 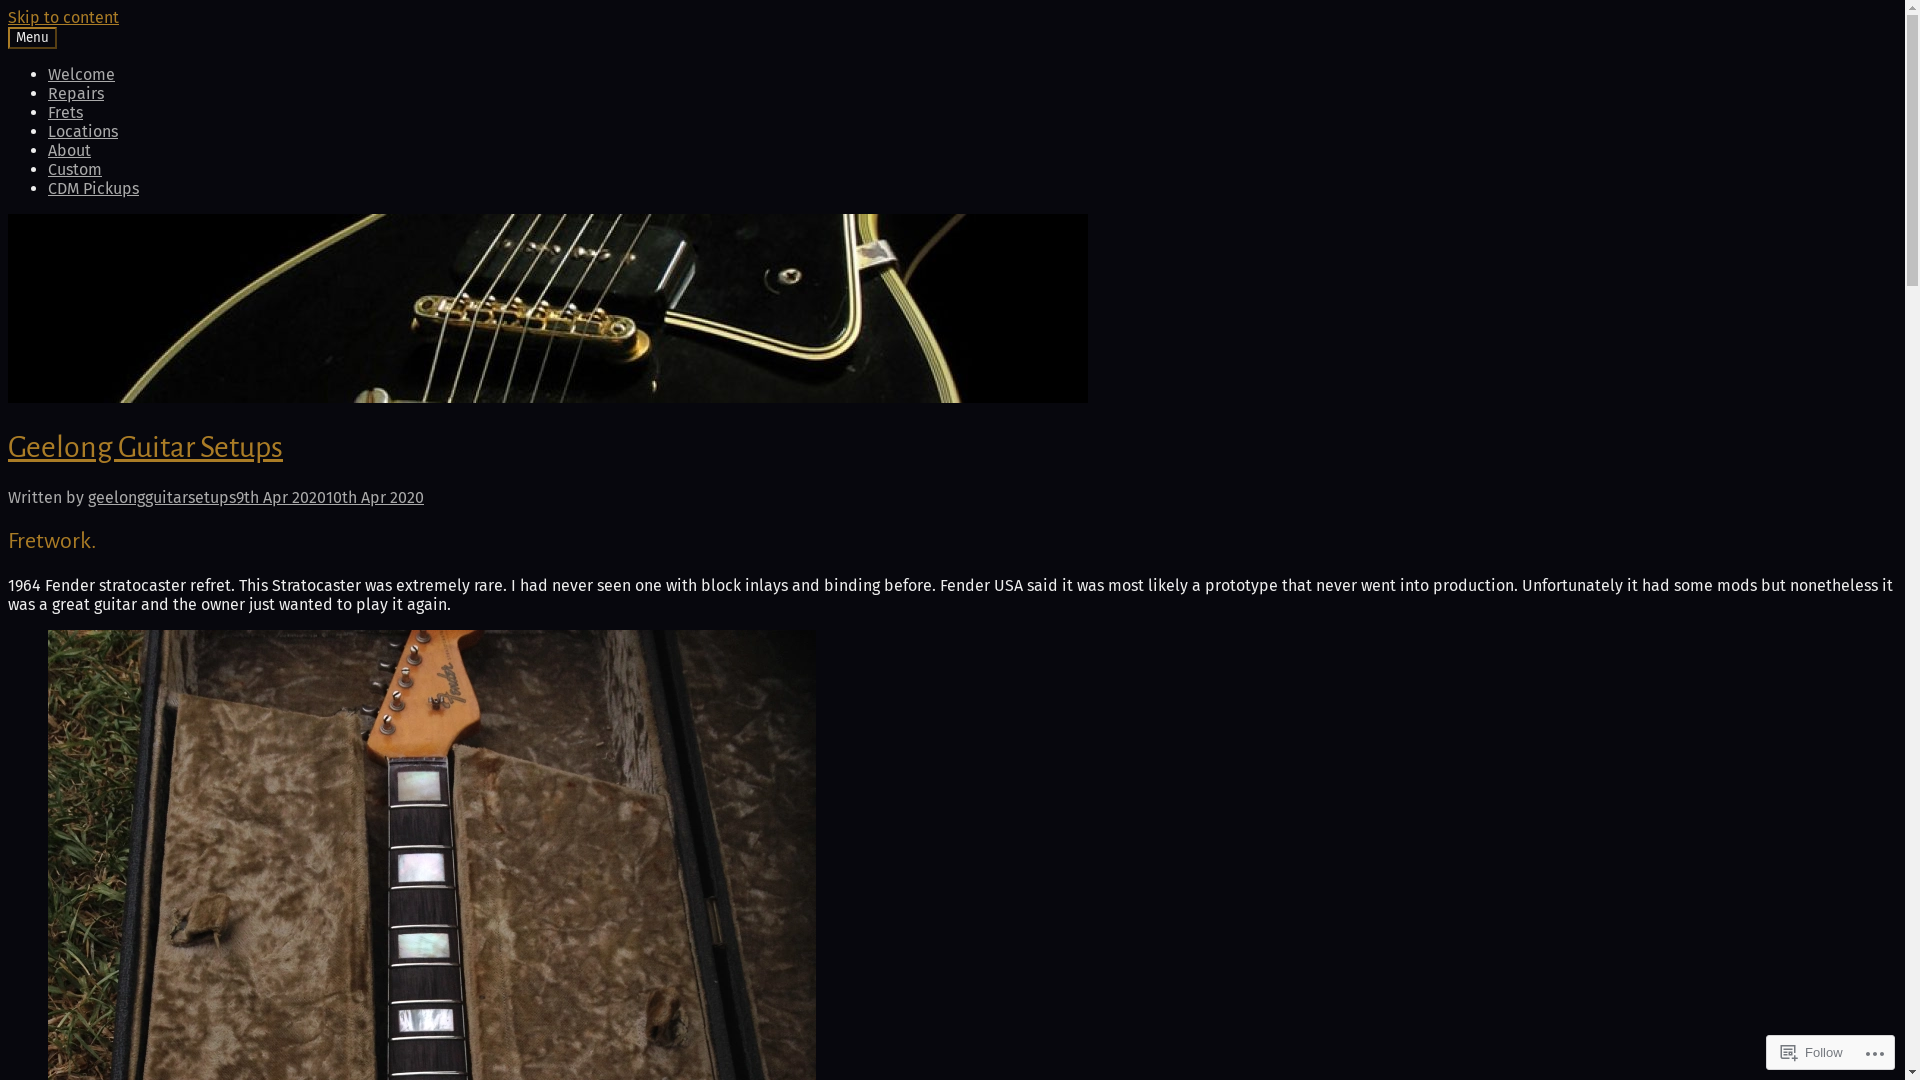 What do you see at coordinates (65, 112) in the screenshot?
I see `'Frets'` at bounding box center [65, 112].